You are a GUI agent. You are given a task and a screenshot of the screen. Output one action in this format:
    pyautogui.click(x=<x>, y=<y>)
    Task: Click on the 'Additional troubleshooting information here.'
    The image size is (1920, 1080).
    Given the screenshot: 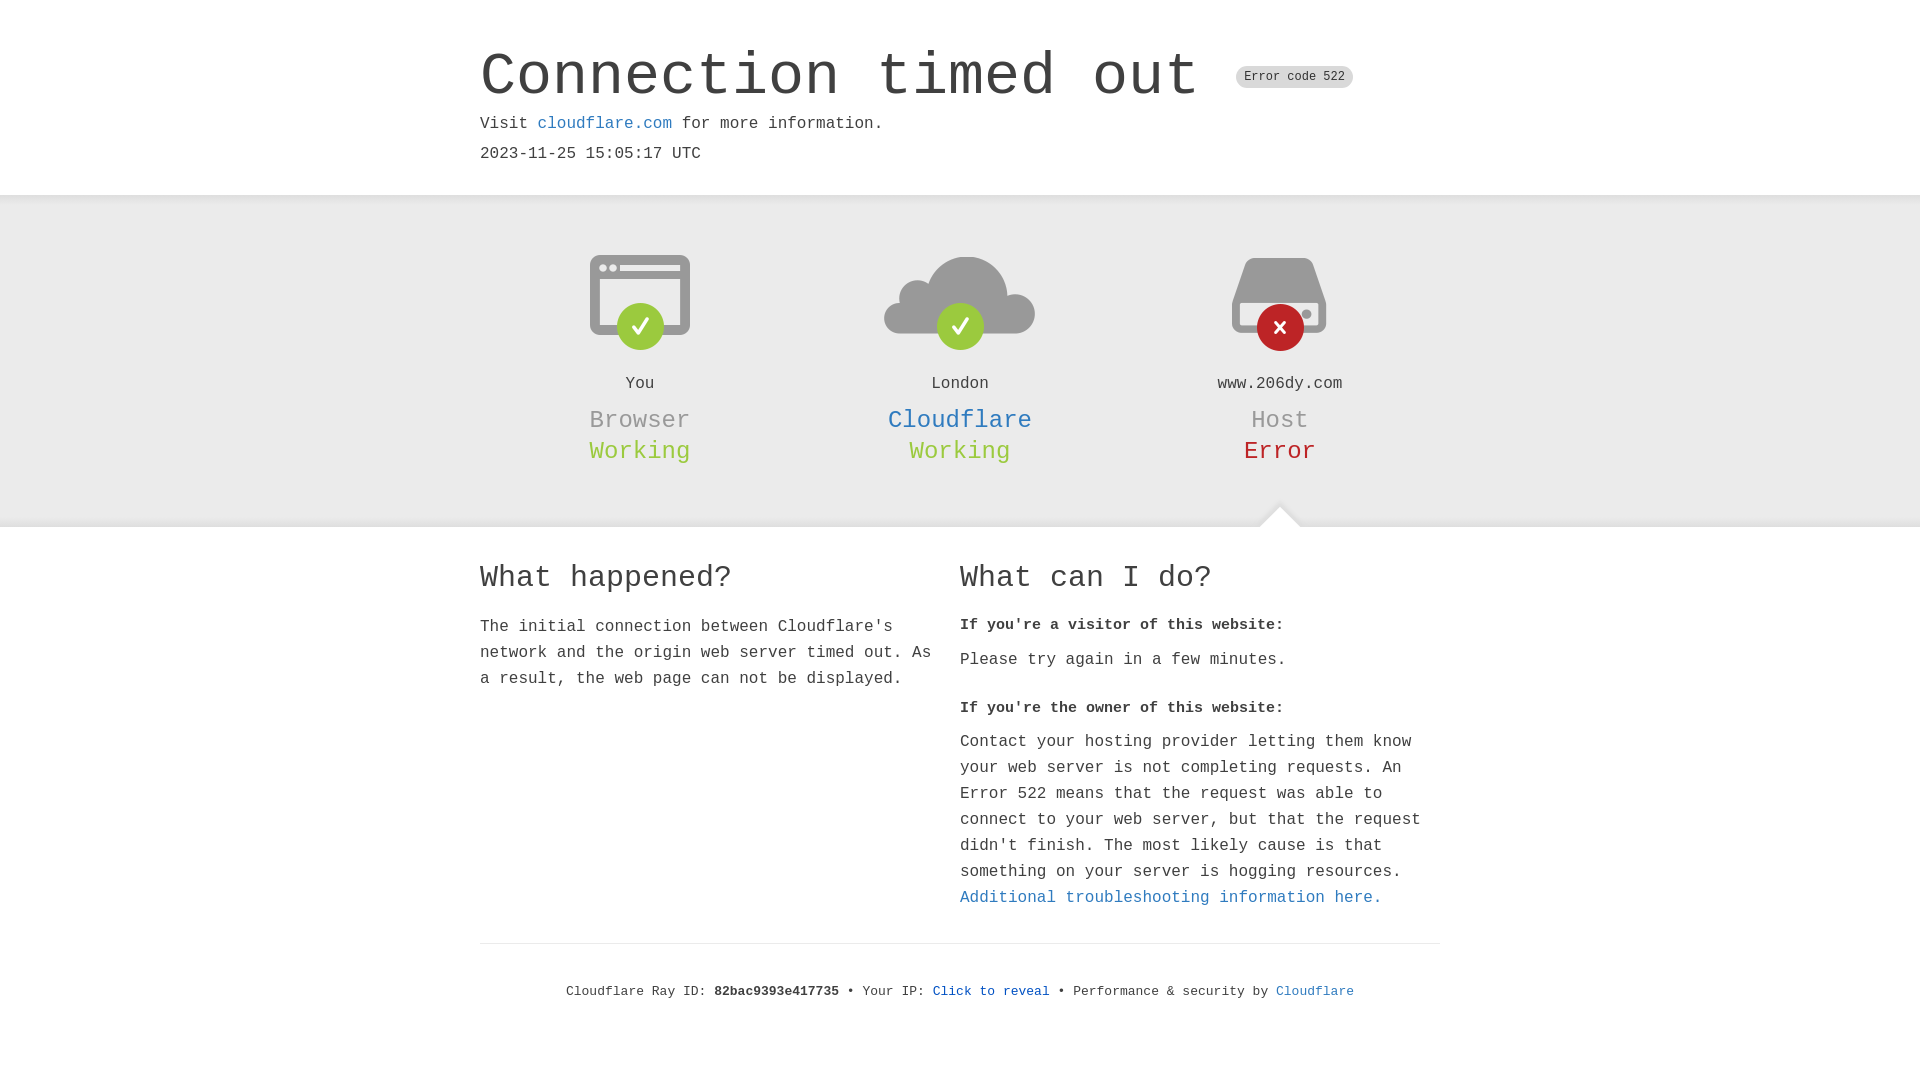 What is the action you would take?
    pyautogui.click(x=960, y=897)
    